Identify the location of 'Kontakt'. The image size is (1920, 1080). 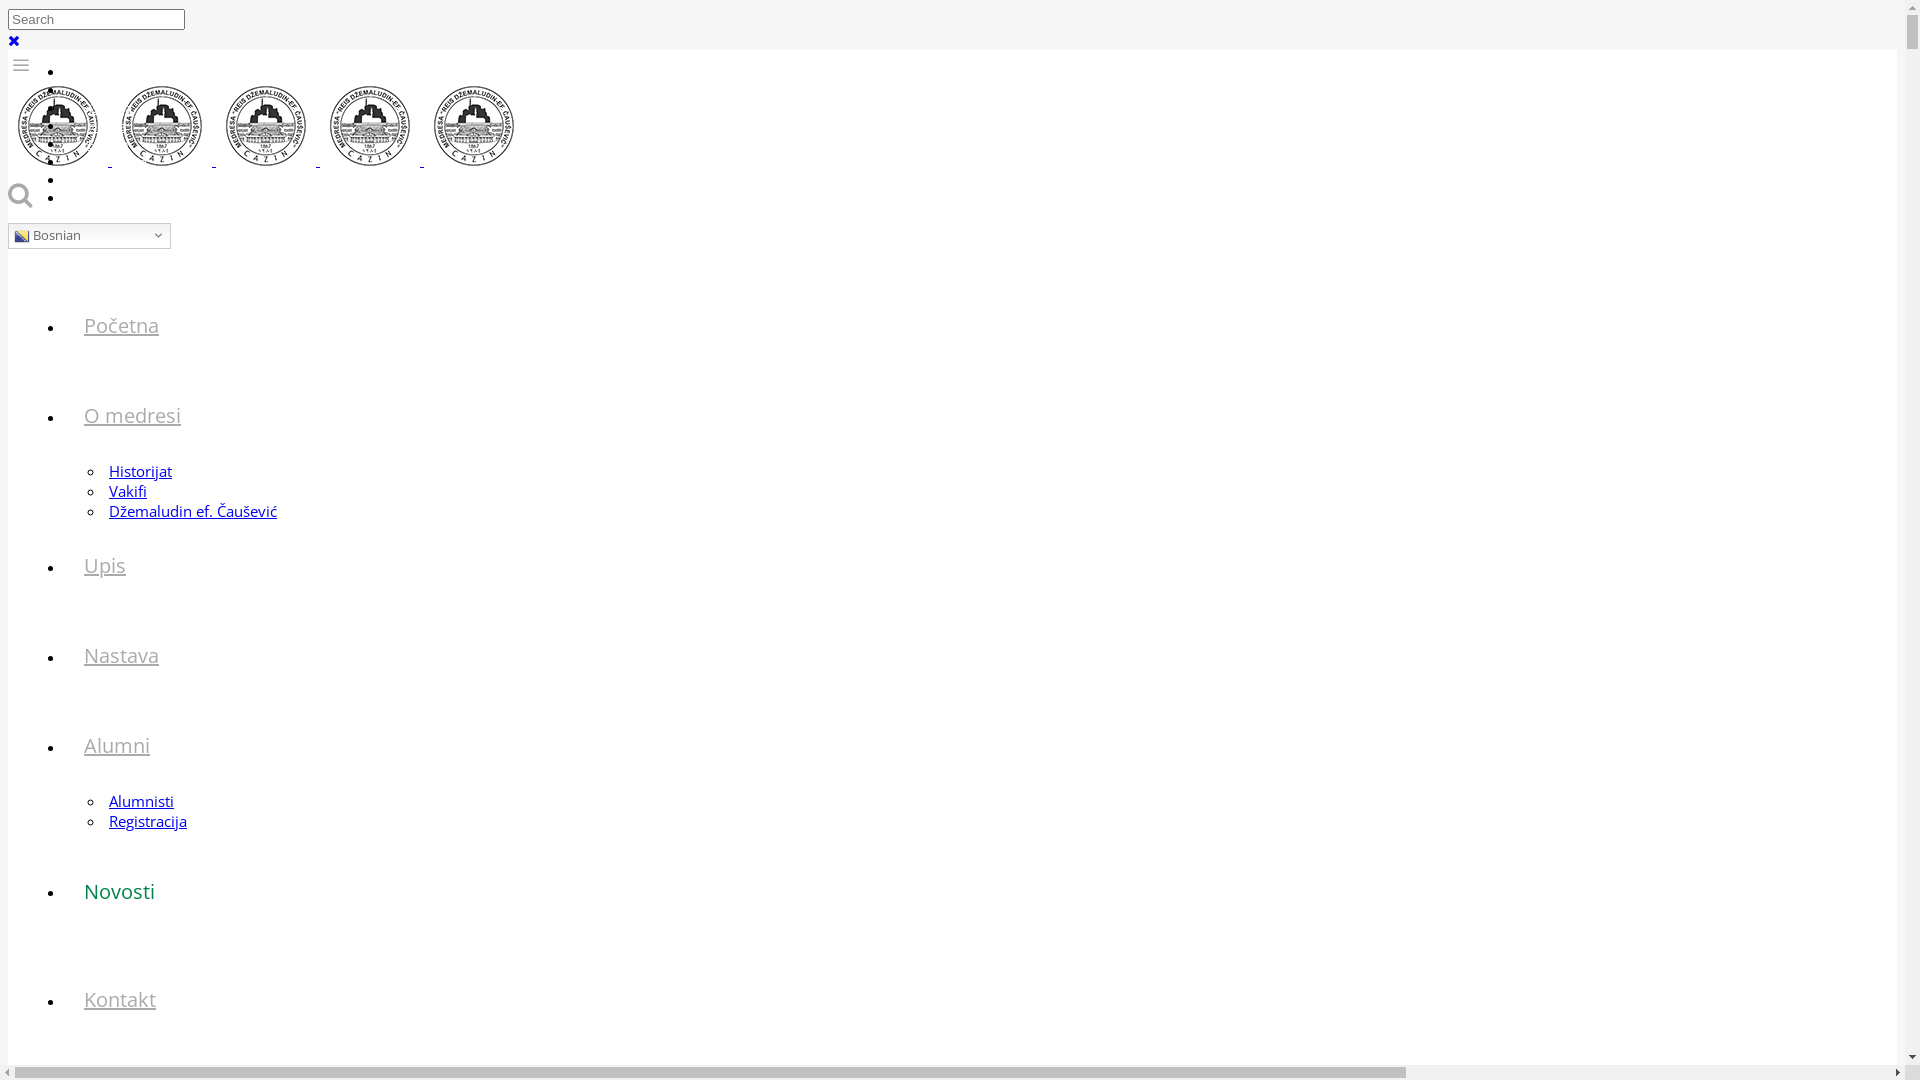
(119, 999).